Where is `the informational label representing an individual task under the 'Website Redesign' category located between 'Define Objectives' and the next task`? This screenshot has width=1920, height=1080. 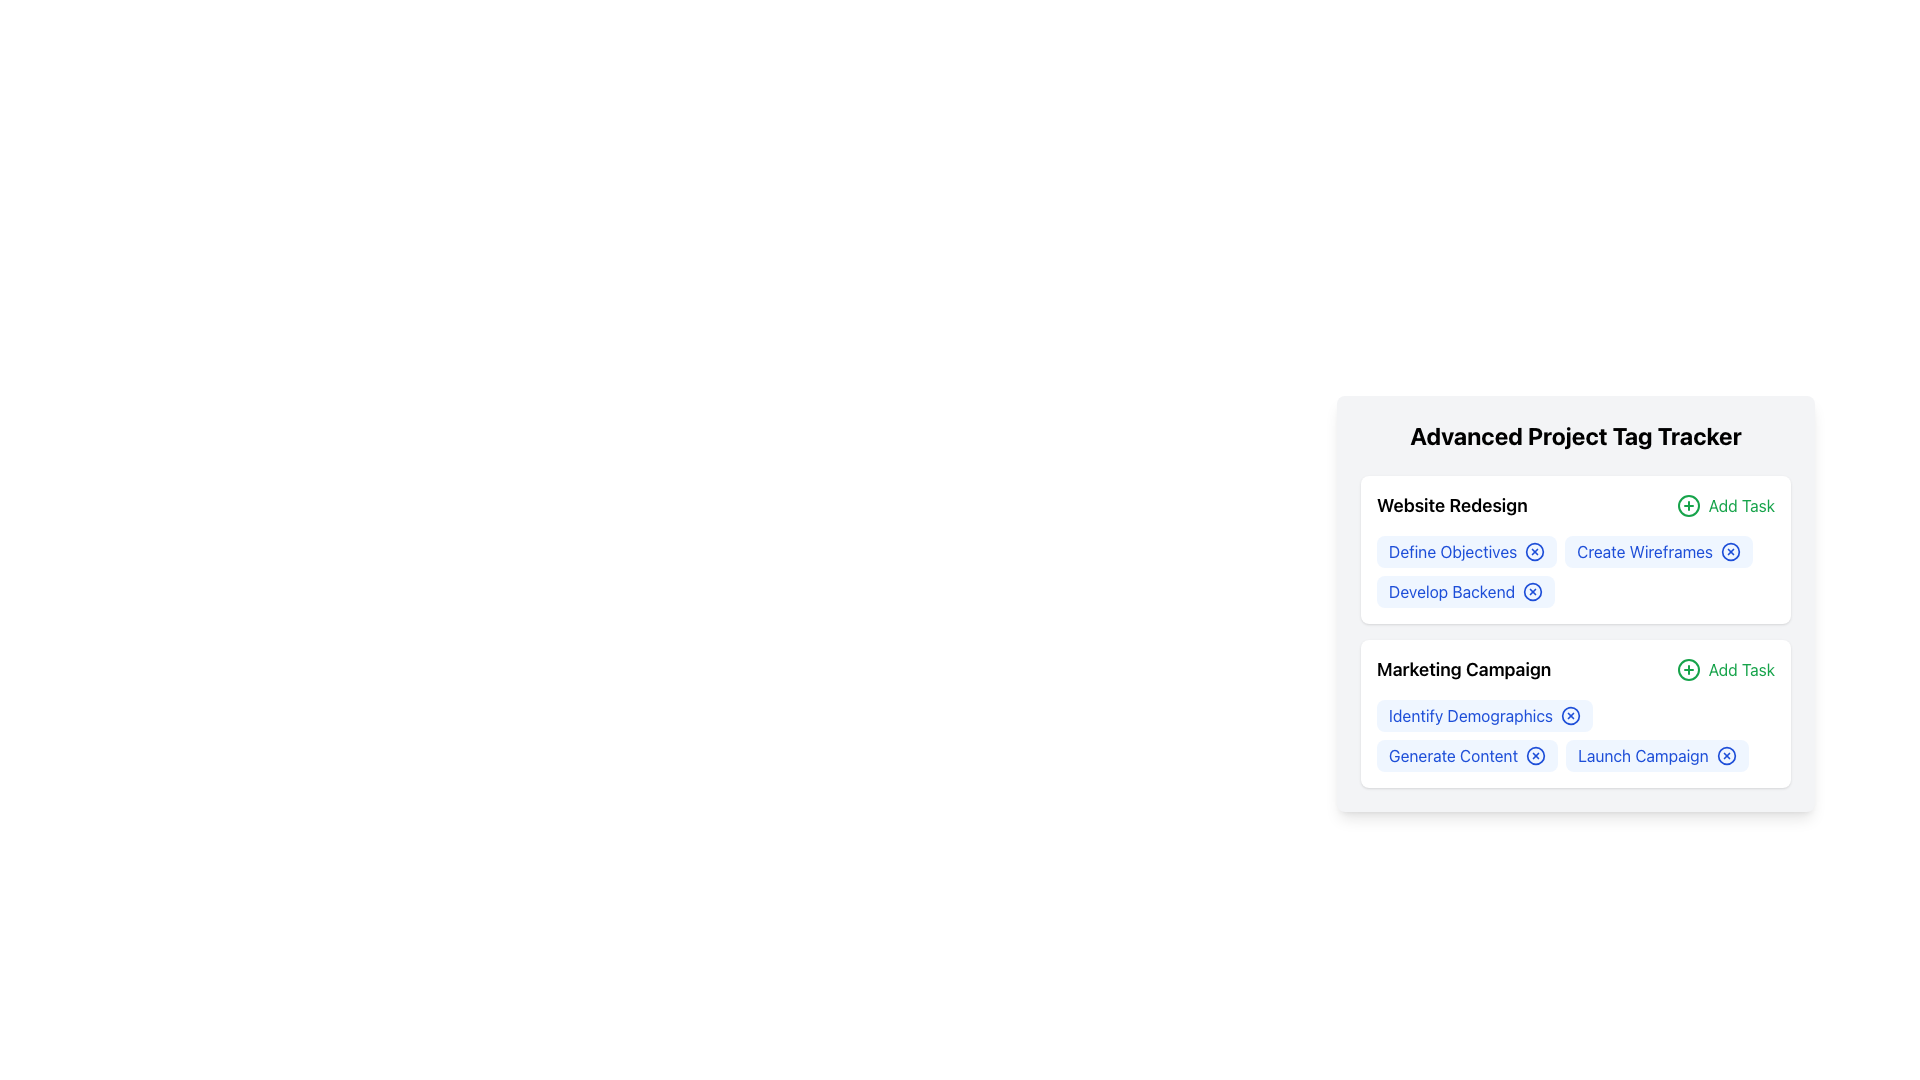
the informational label representing an individual task under the 'Website Redesign' category located between 'Define Objectives' and the next task is located at coordinates (1452, 590).